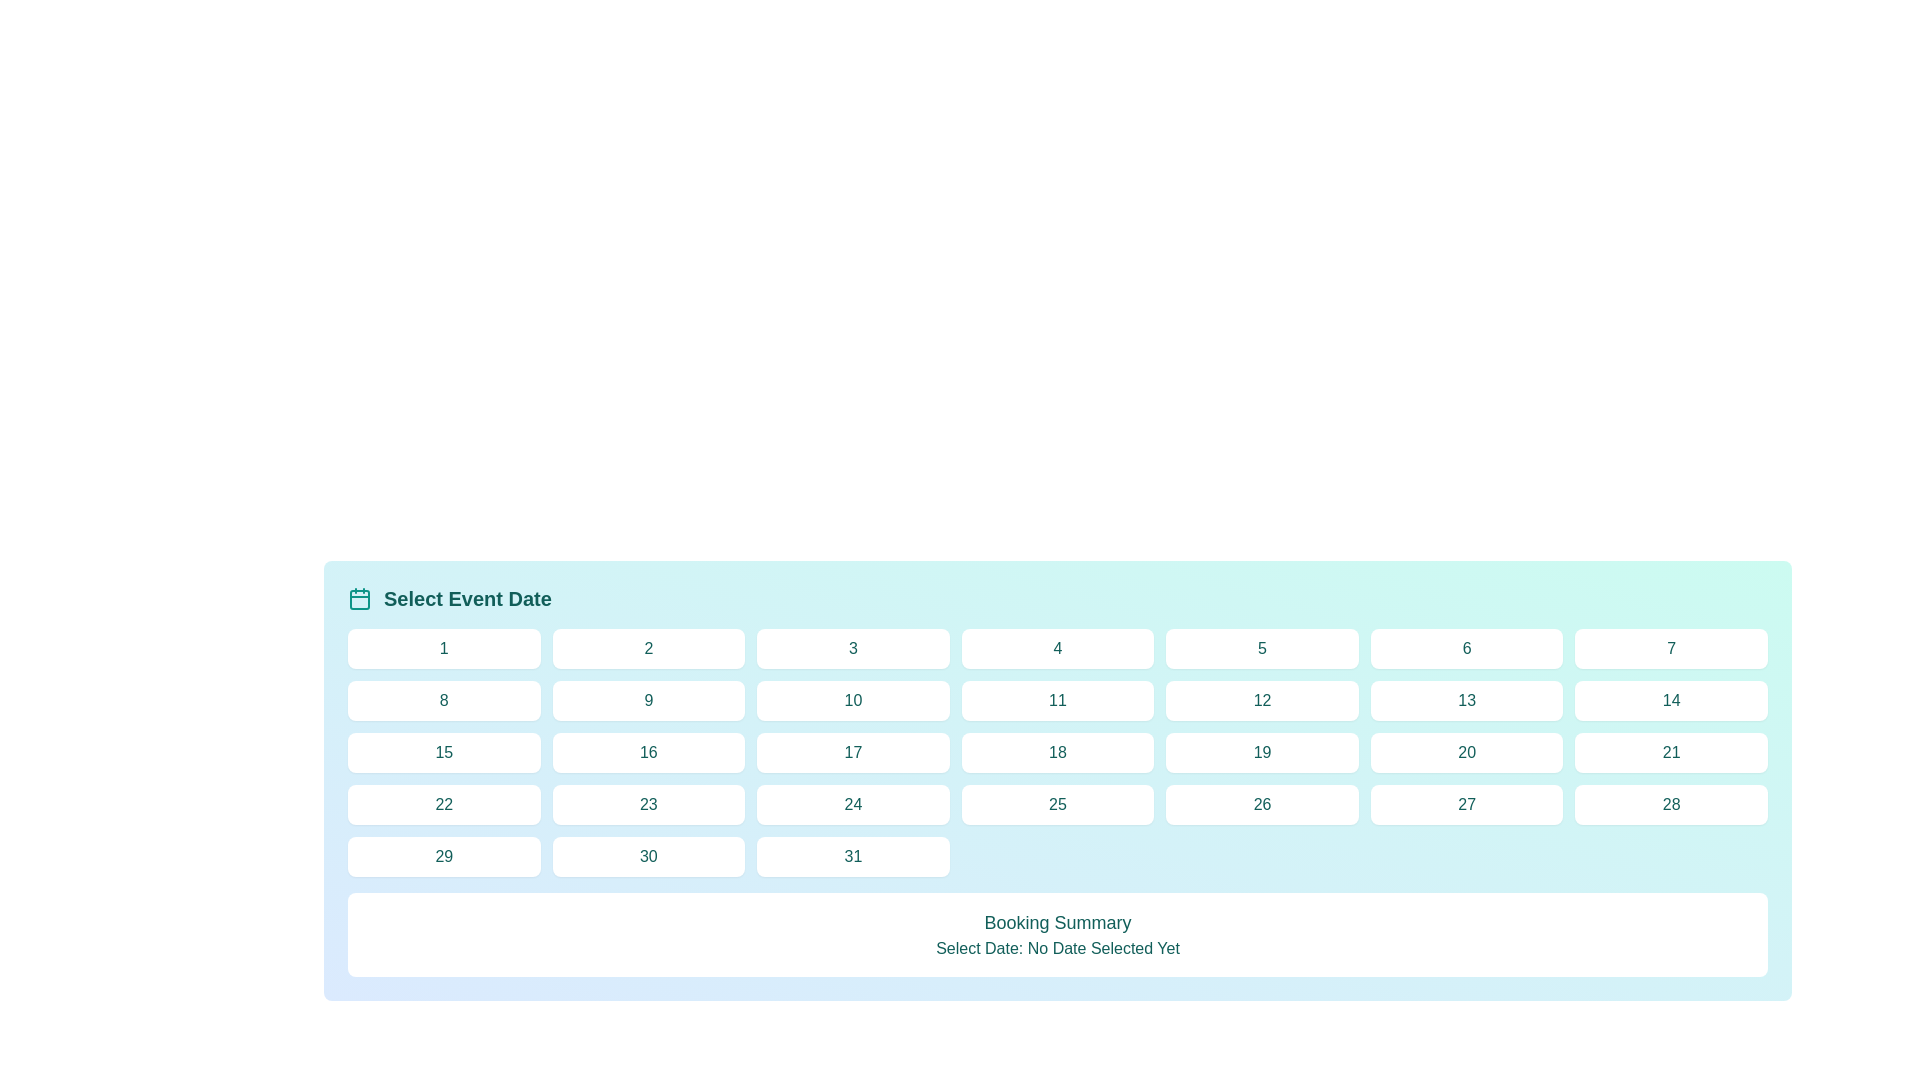 This screenshot has height=1080, width=1920. Describe the element at coordinates (1671, 648) in the screenshot. I see `the rounded rectangular button with a white background and teal text displaying the number '7'` at that location.